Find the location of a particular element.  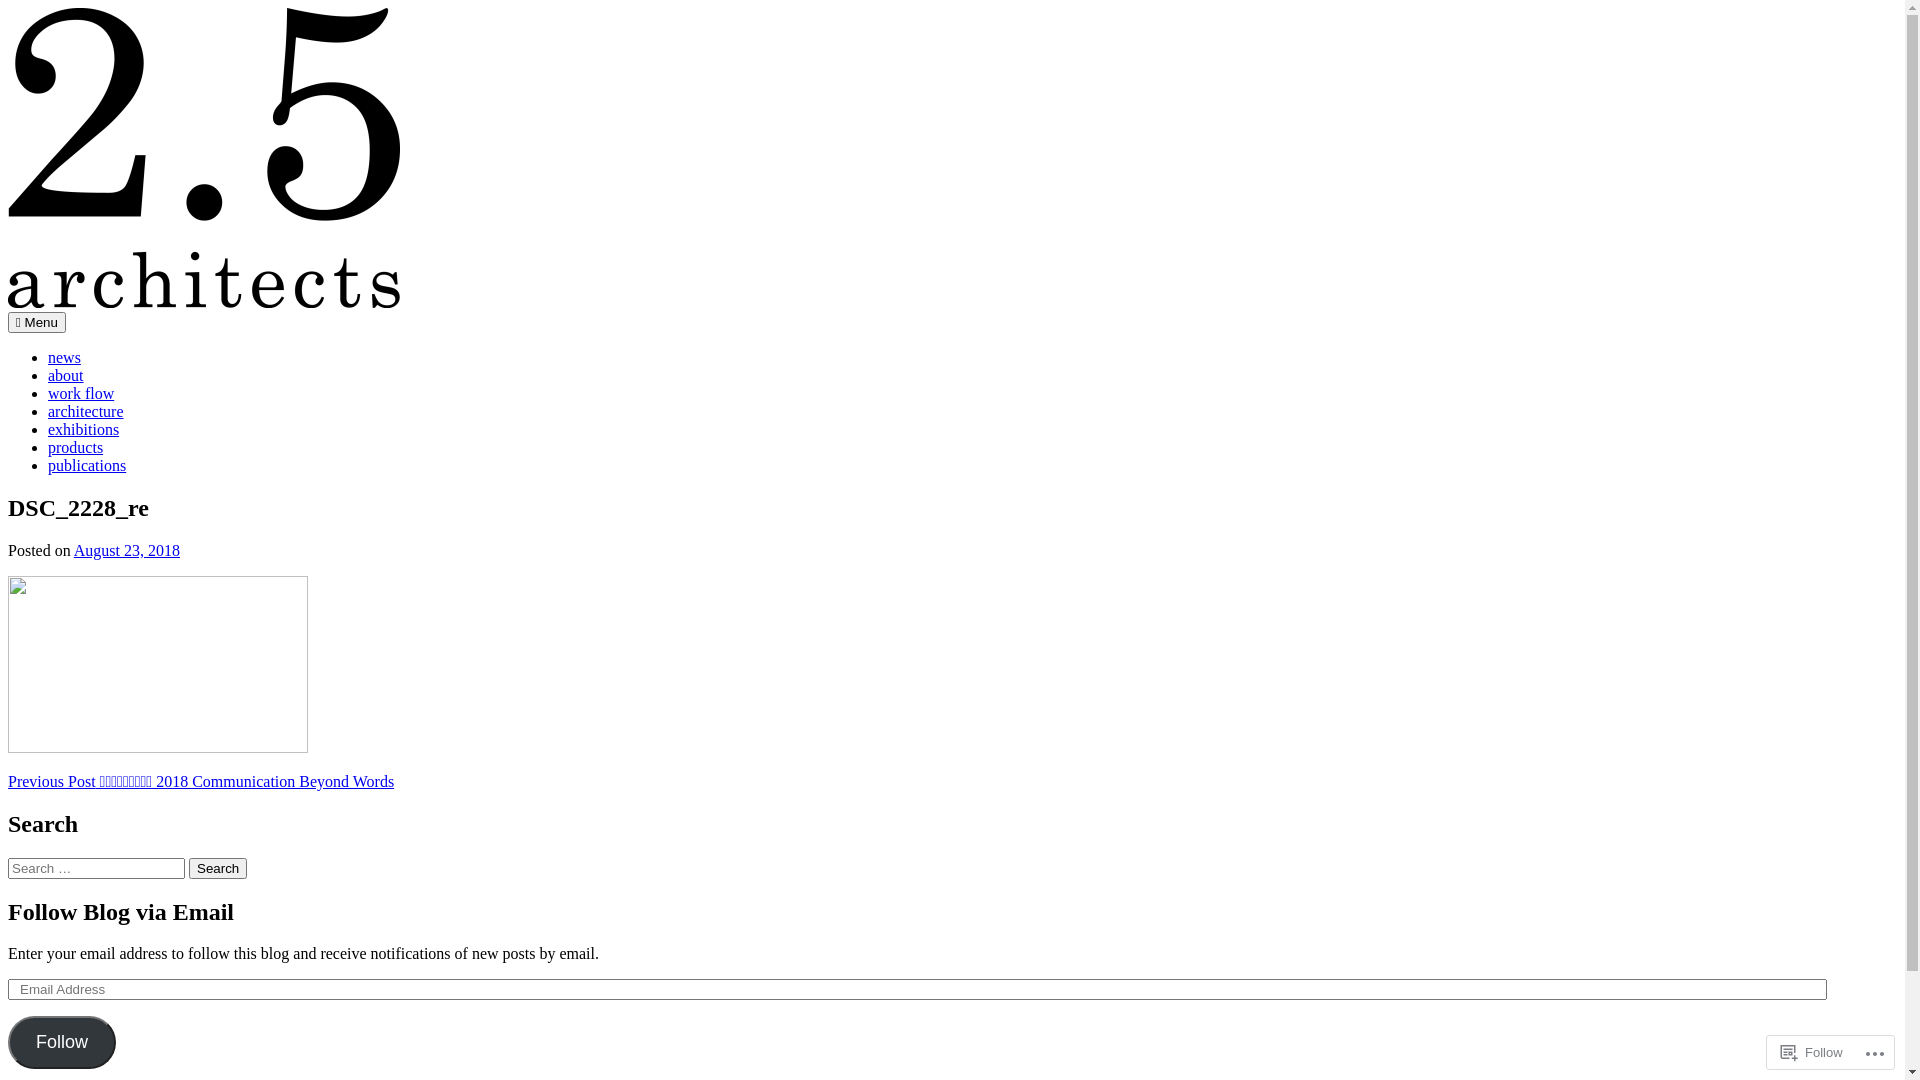

'architecture' is located at coordinates (85, 410).